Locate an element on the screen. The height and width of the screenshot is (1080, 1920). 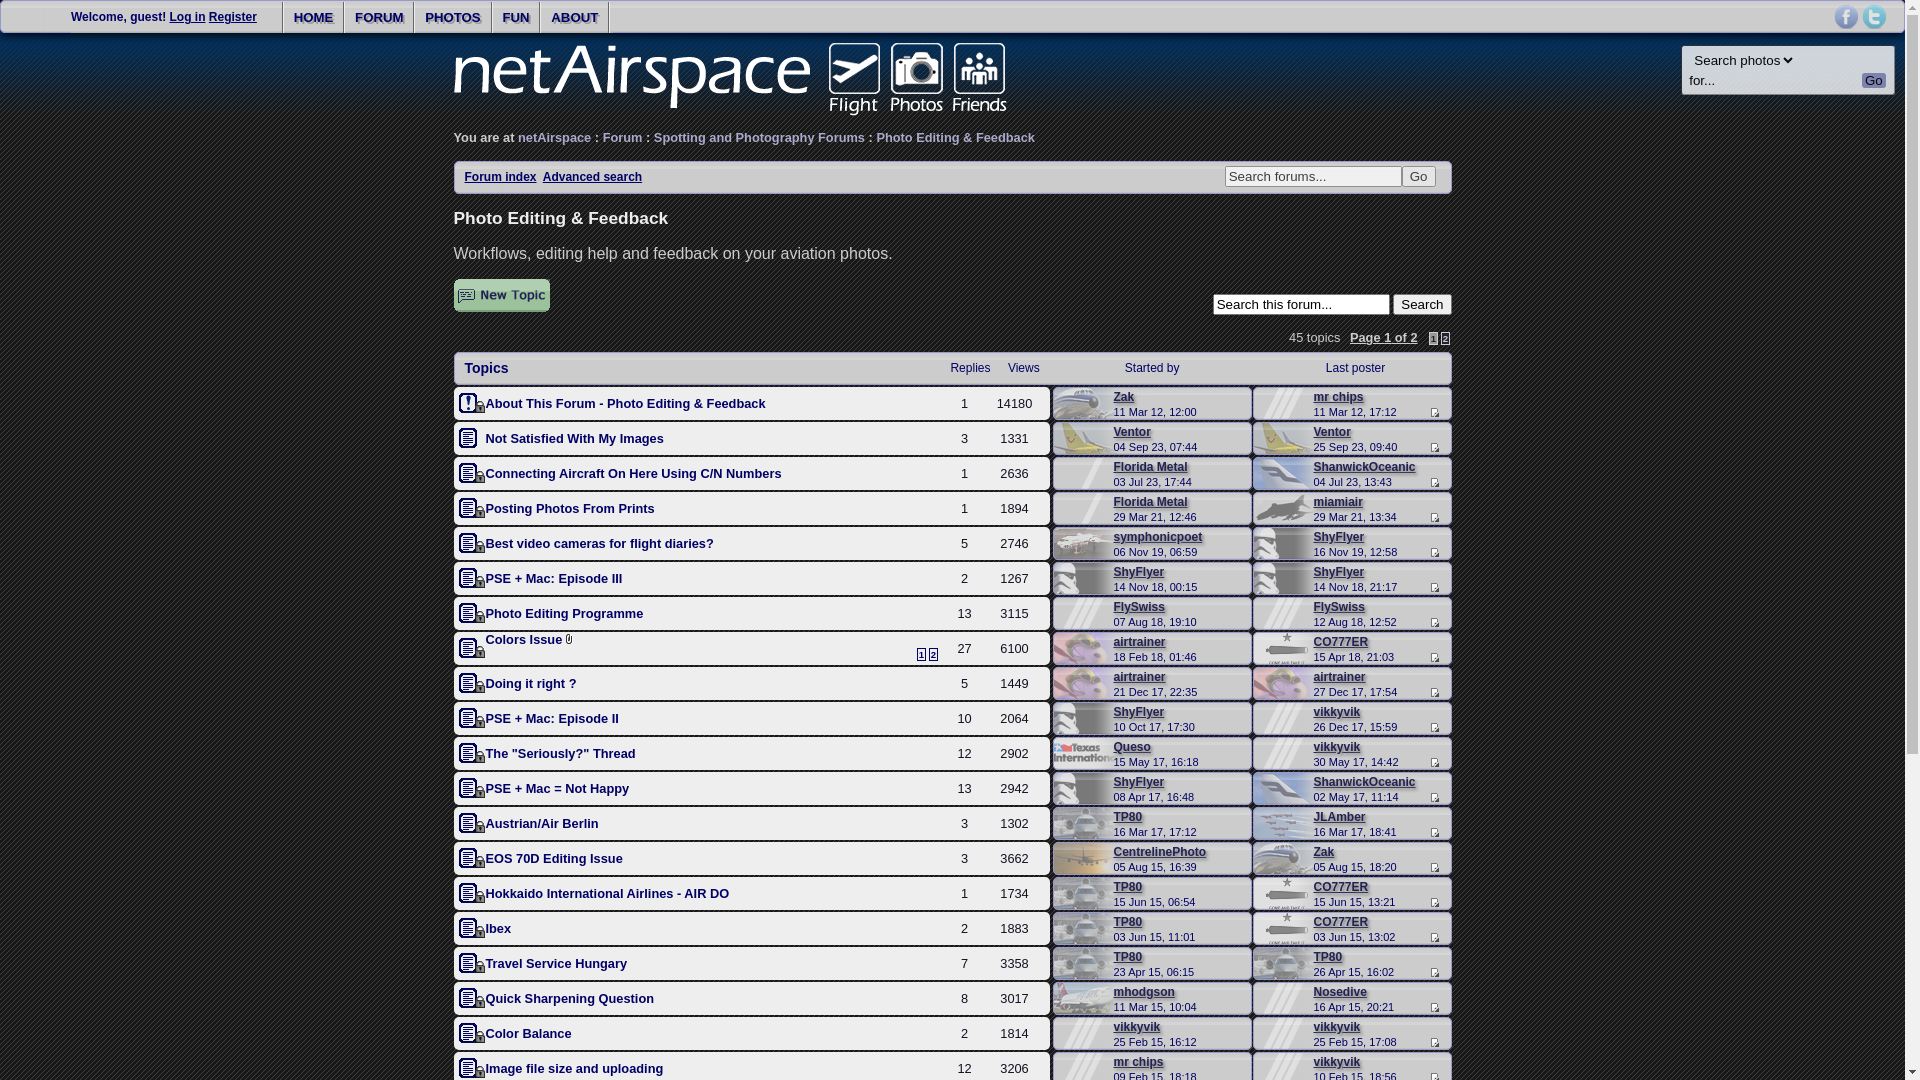
'TP80' is located at coordinates (1128, 886).